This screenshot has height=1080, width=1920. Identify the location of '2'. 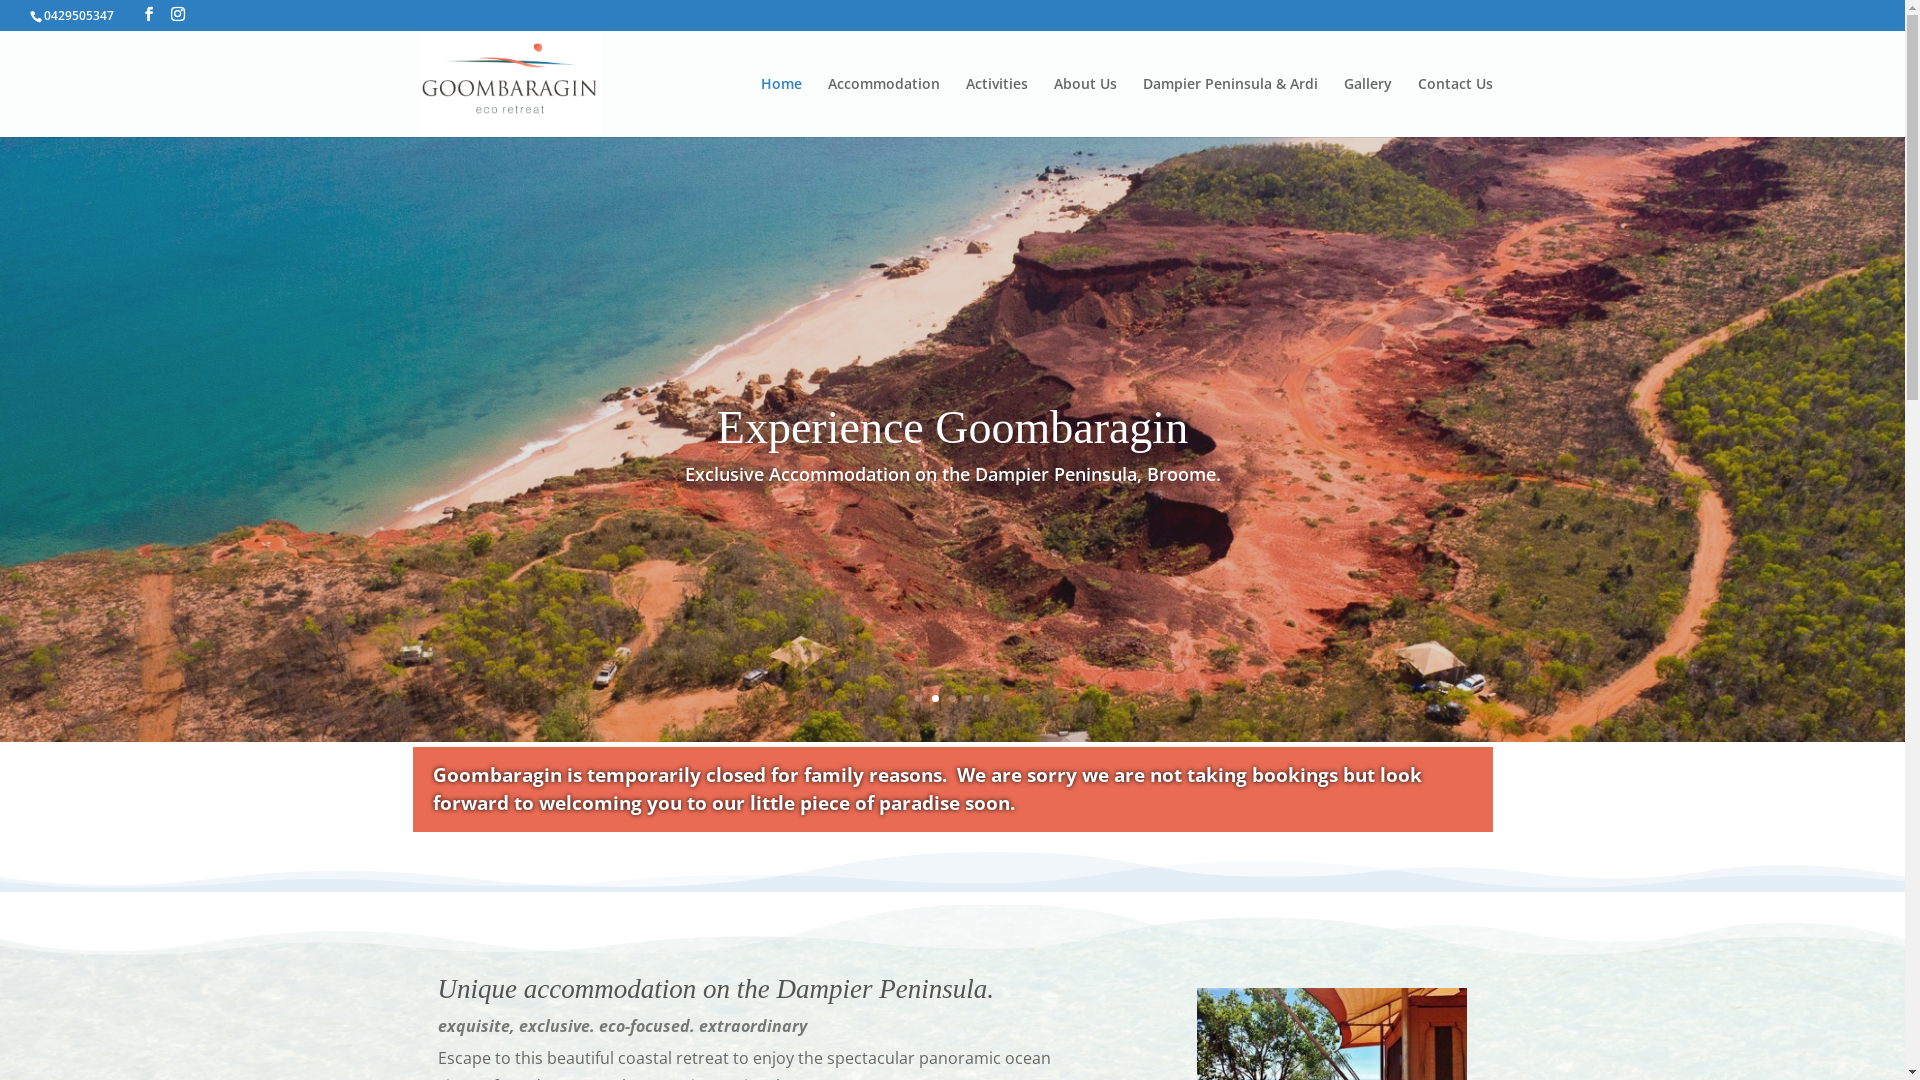
(934, 697).